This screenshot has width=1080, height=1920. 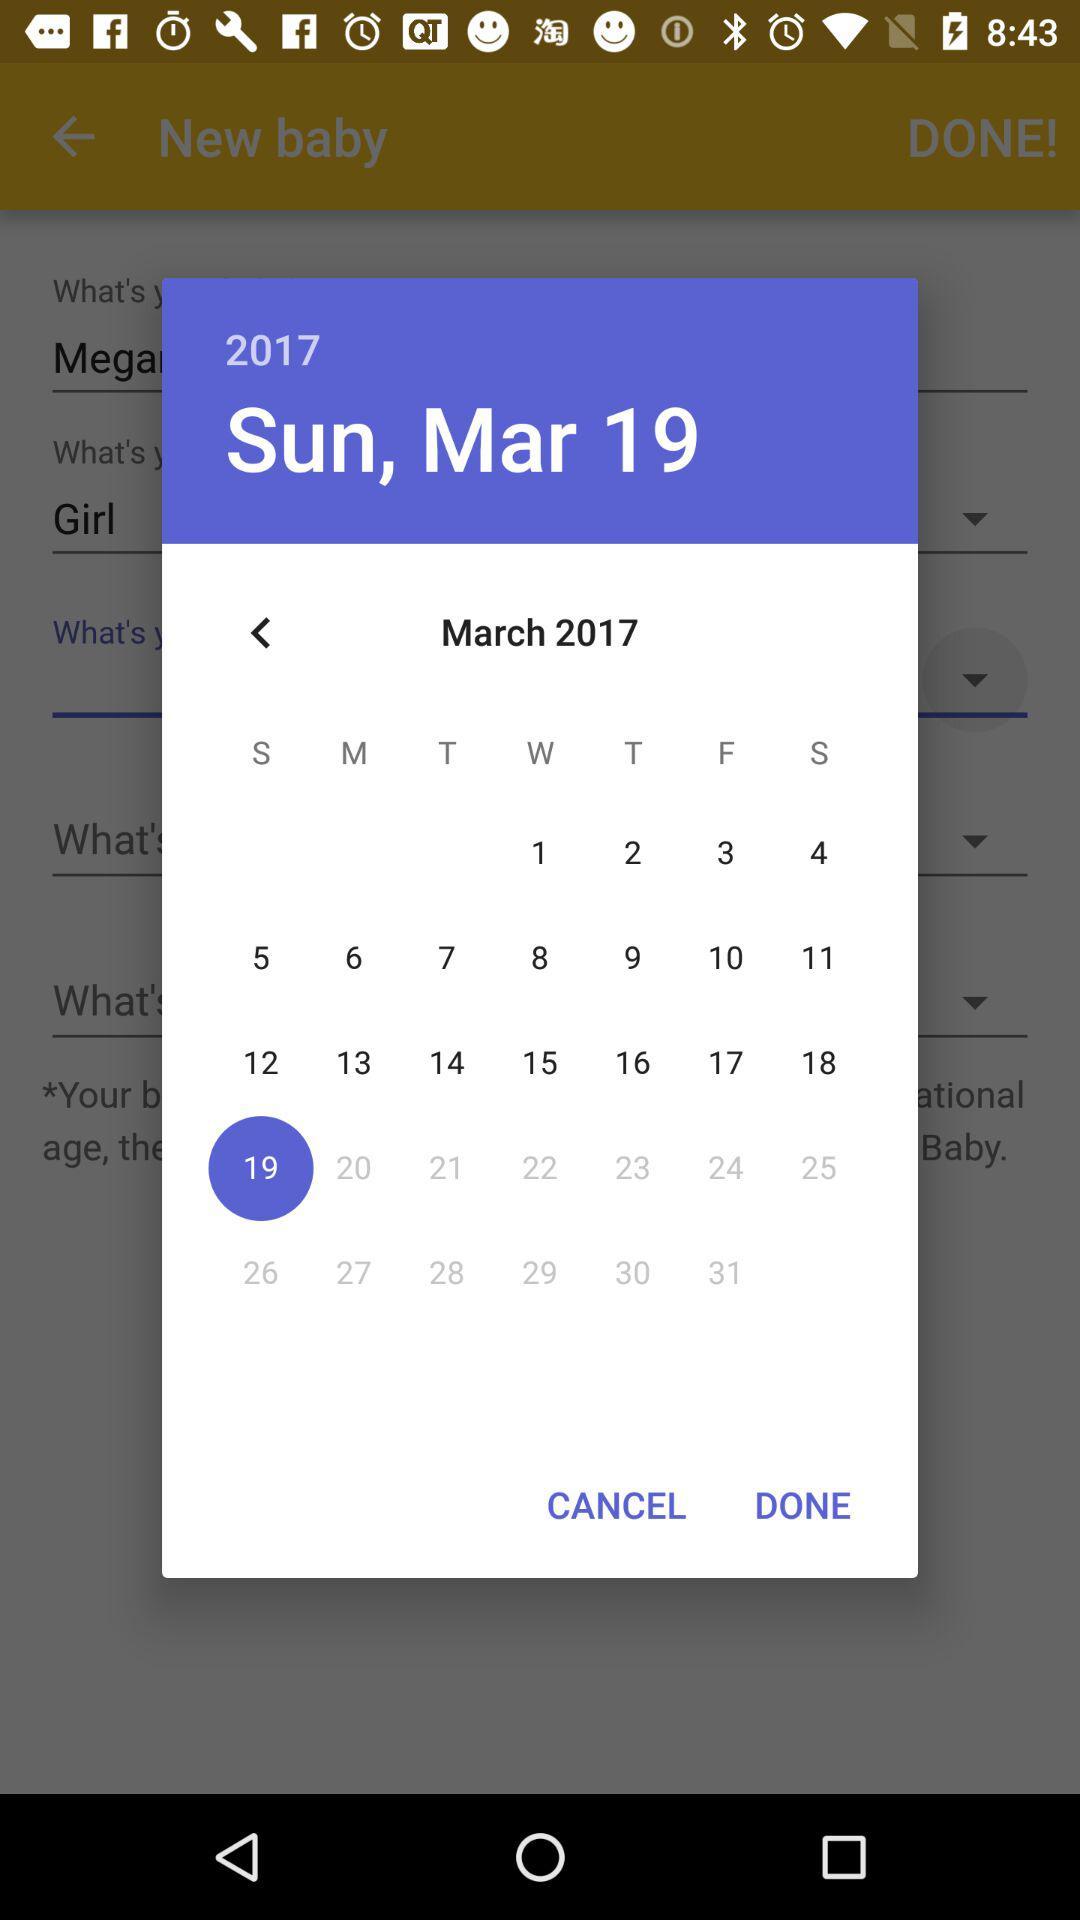 What do you see at coordinates (540, 327) in the screenshot?
I see `the icon above sun, mar 19 icon` at bounding box center [540, 327].